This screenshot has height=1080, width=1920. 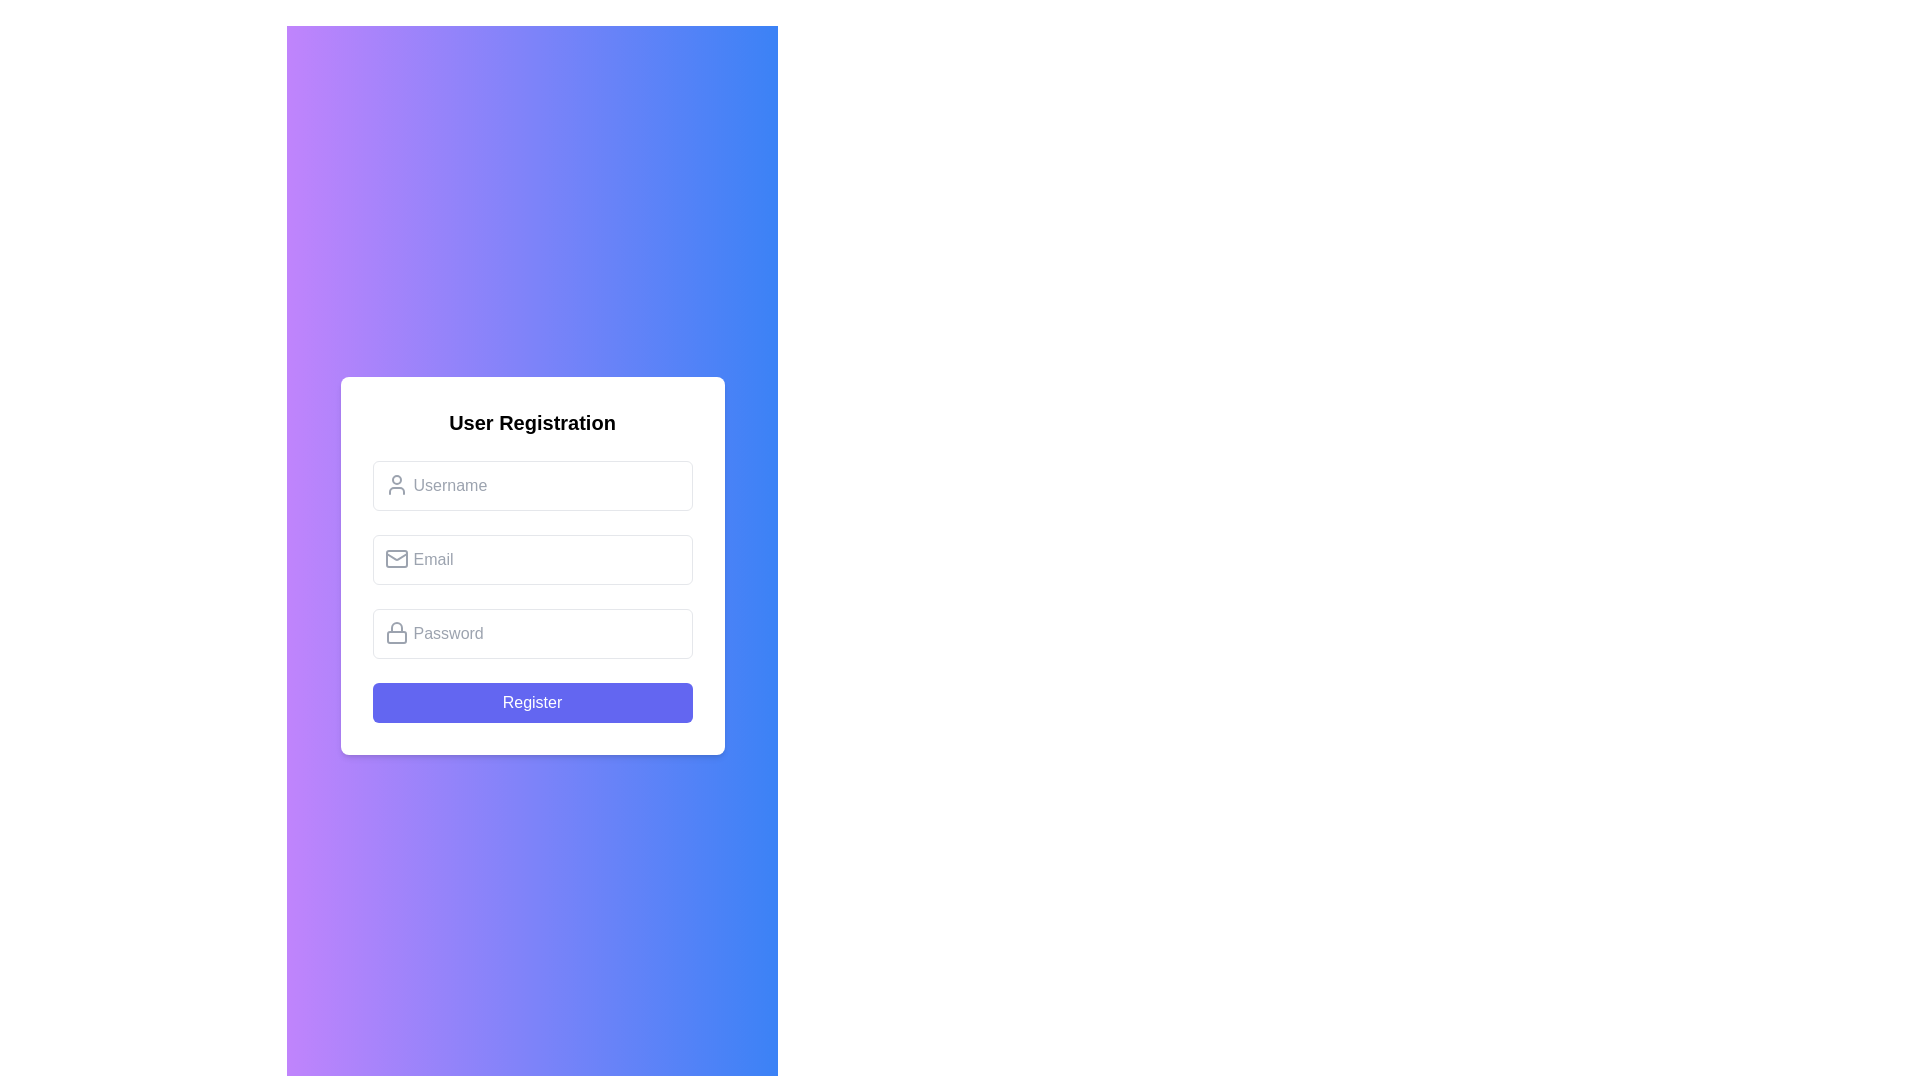 I want to click on the email input icon, which is visually indicated to assist in entering an email address and is positioned to the left of the 'Email' input field, so click(x=396, y=559).